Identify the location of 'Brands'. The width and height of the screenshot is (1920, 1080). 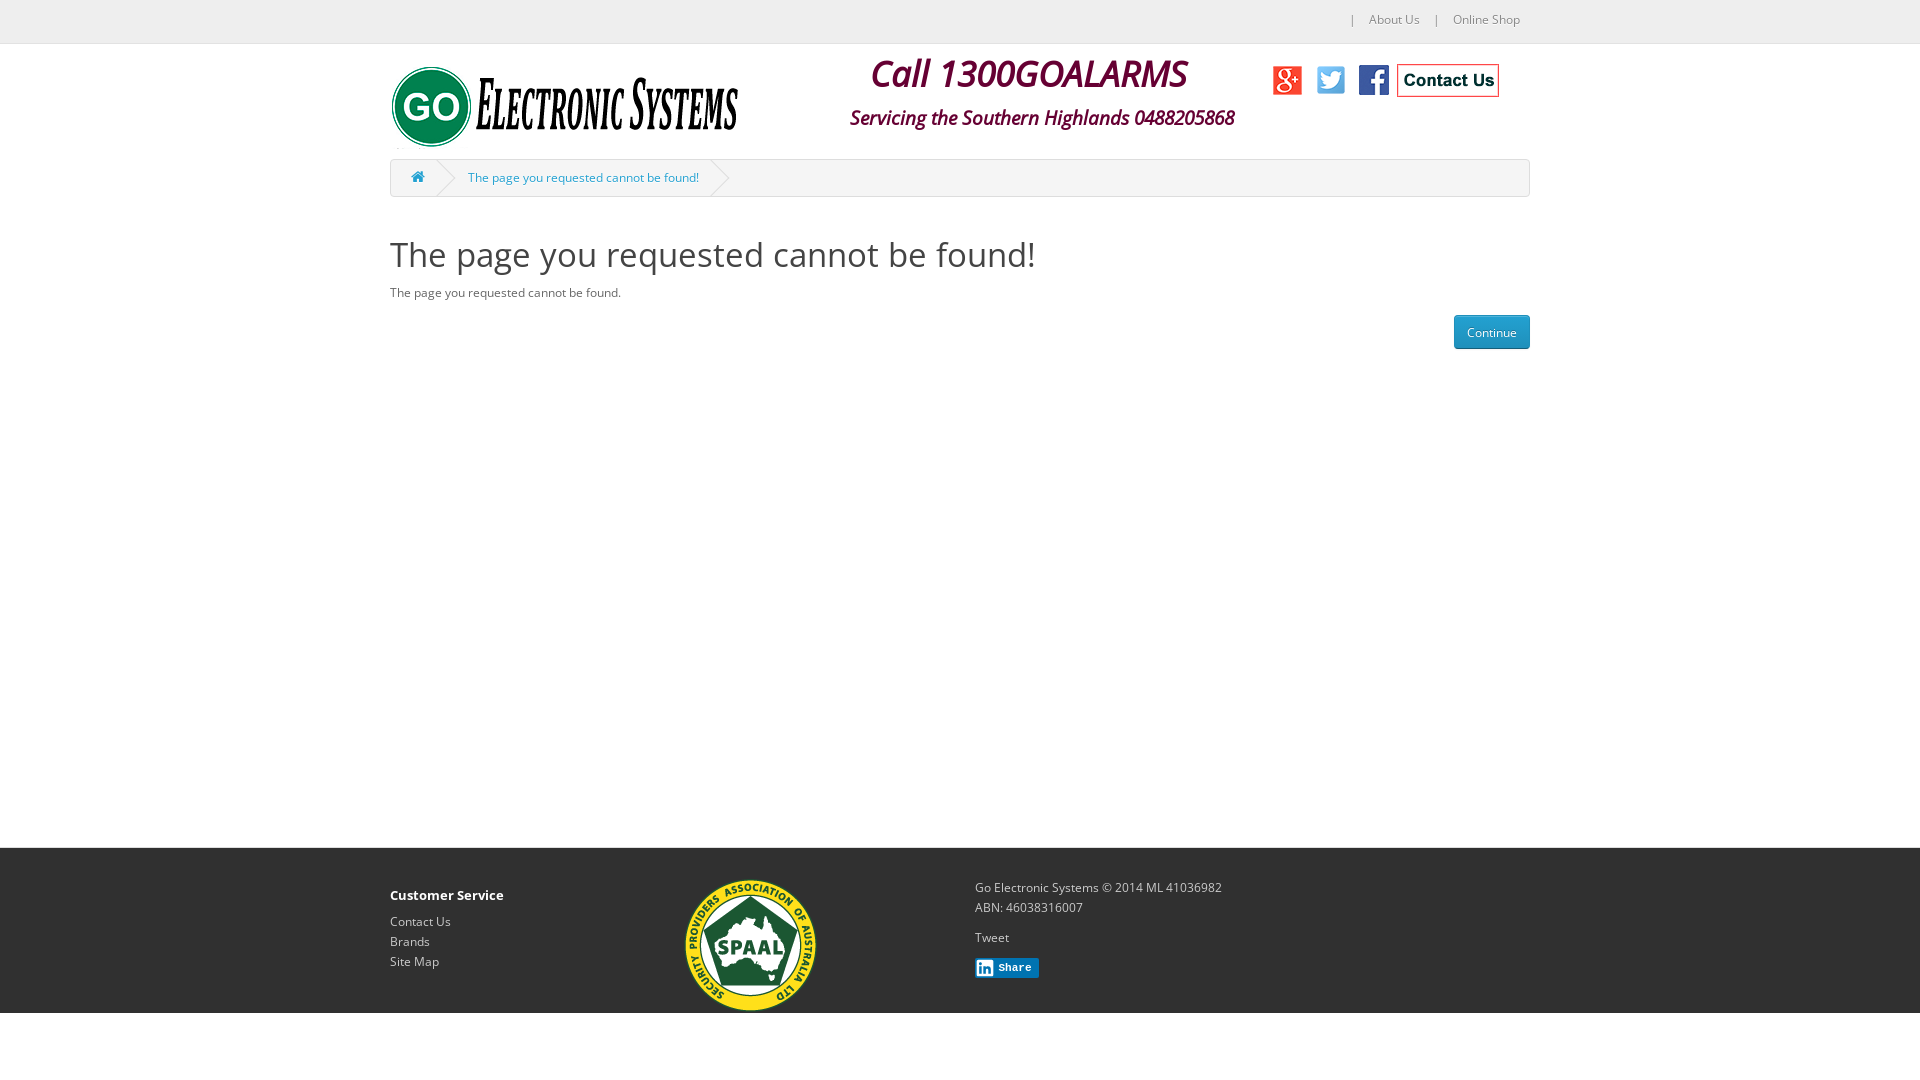
(408, 941).